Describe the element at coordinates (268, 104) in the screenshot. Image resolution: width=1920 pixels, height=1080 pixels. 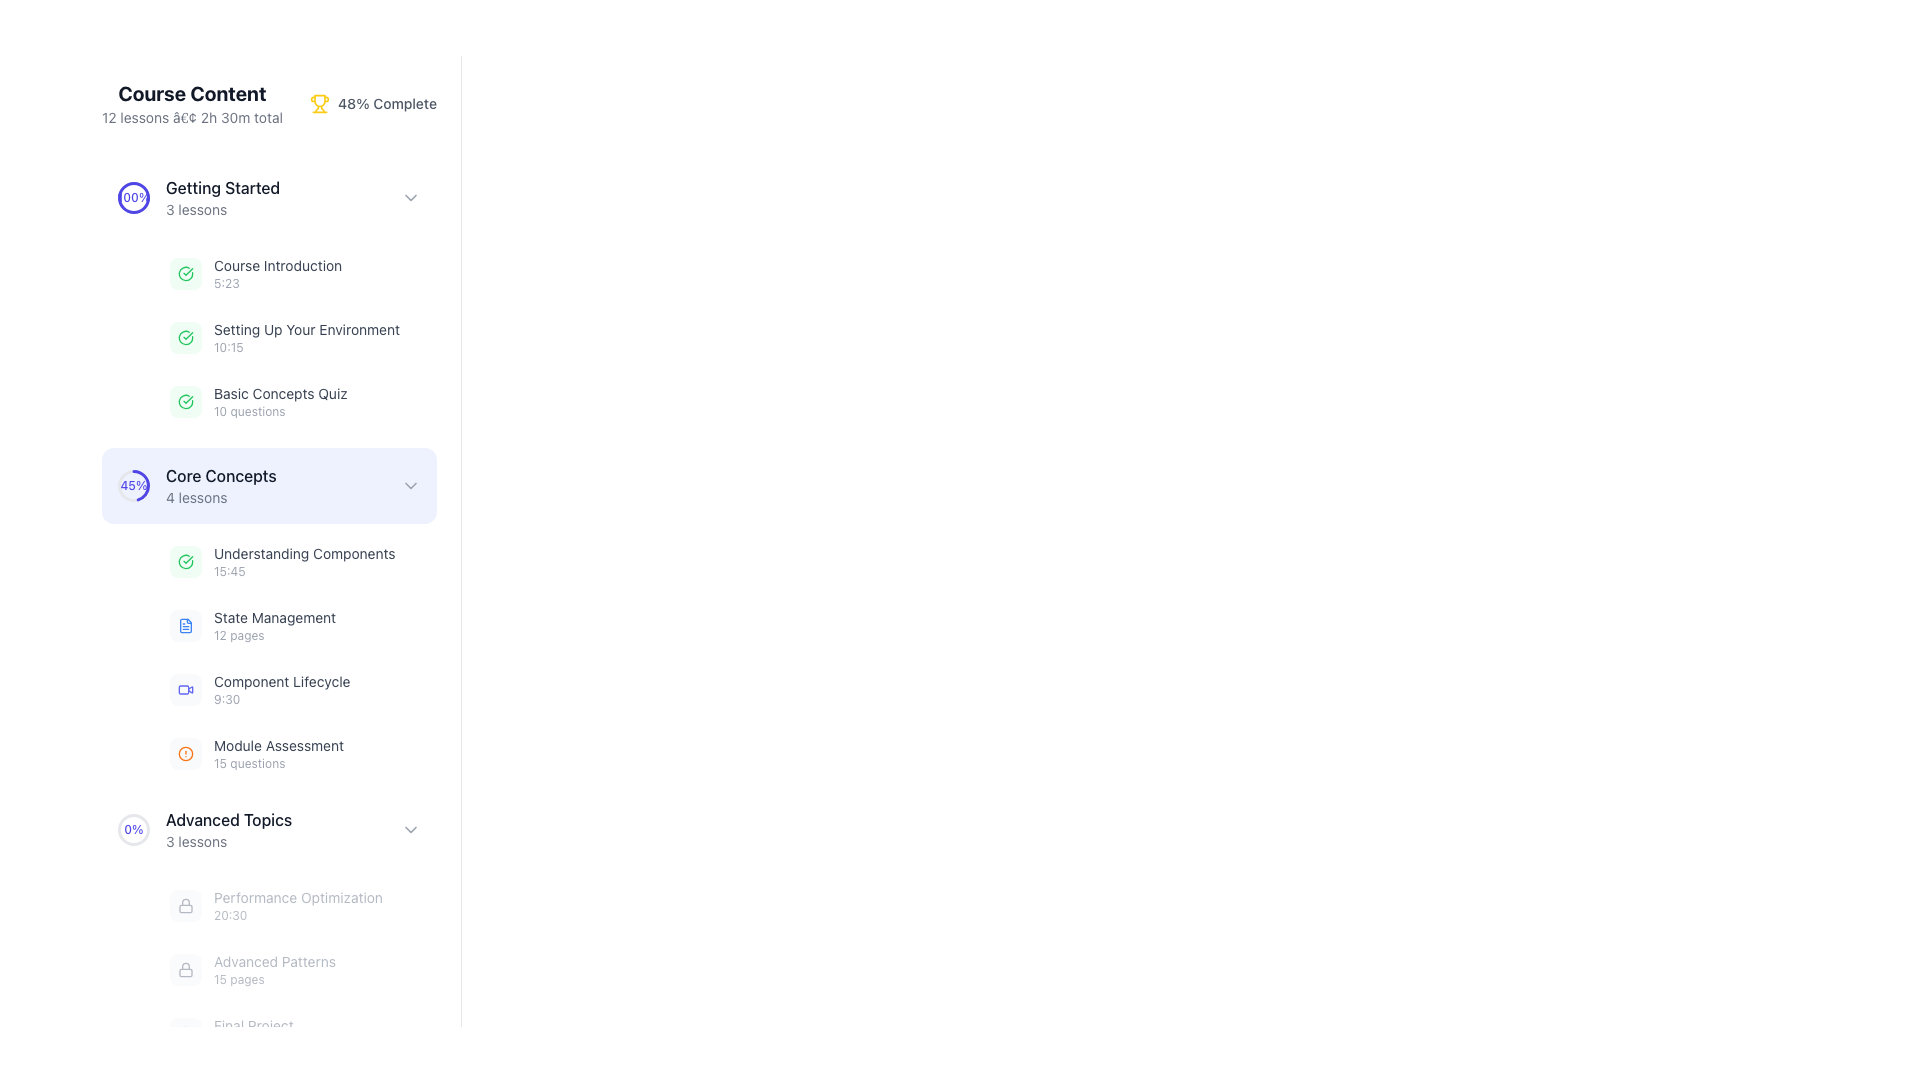
I see `course details and progress information from the Header component located at the top of the side panel` at that location.